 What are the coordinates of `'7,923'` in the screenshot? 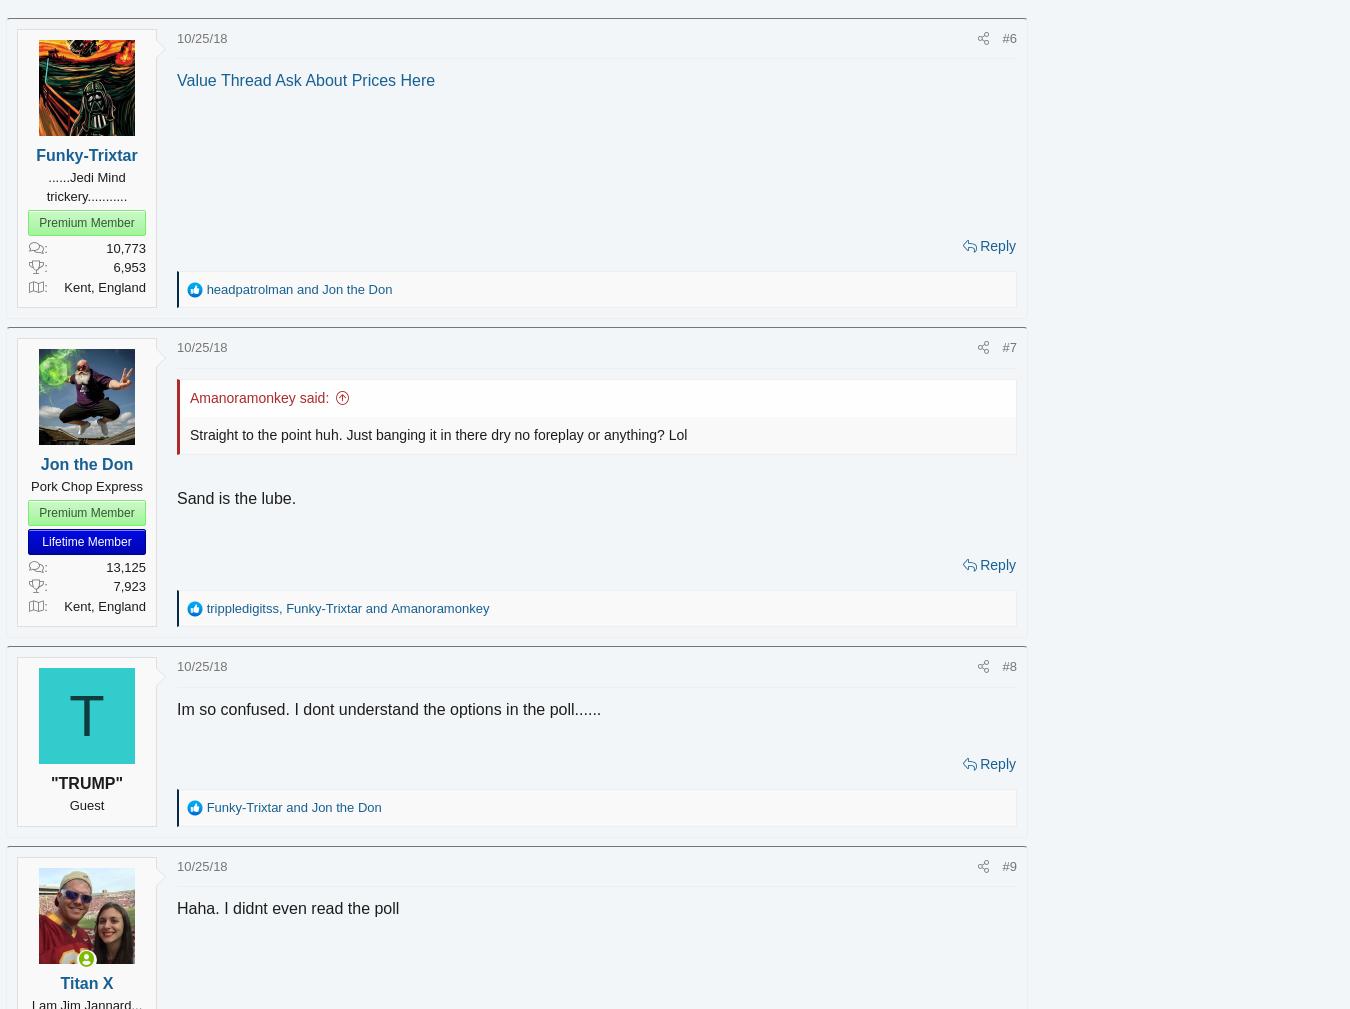 It's located at (158, 586).